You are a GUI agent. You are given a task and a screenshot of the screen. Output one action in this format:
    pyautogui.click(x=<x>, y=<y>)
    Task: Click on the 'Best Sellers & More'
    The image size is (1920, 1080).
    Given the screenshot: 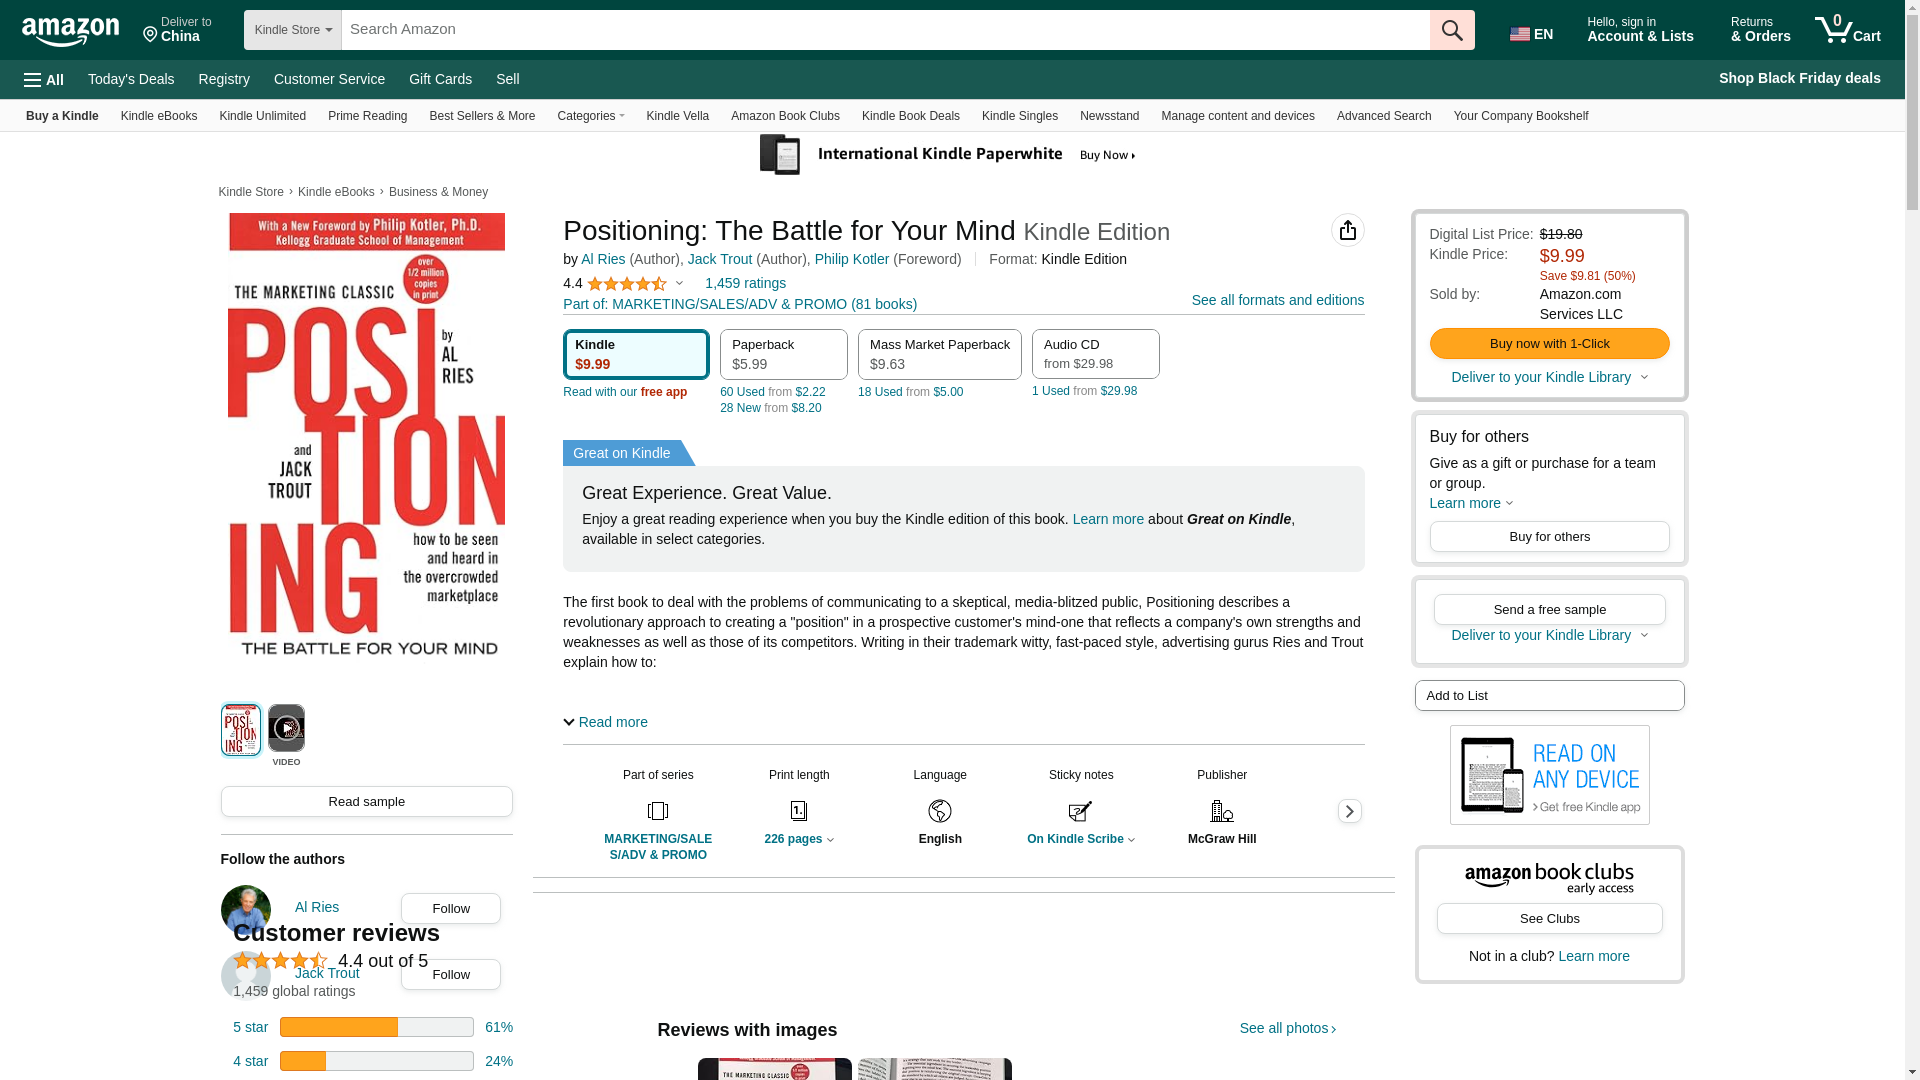 What is the action you would take?
    pyautogui.click(x=416, y=115)
    